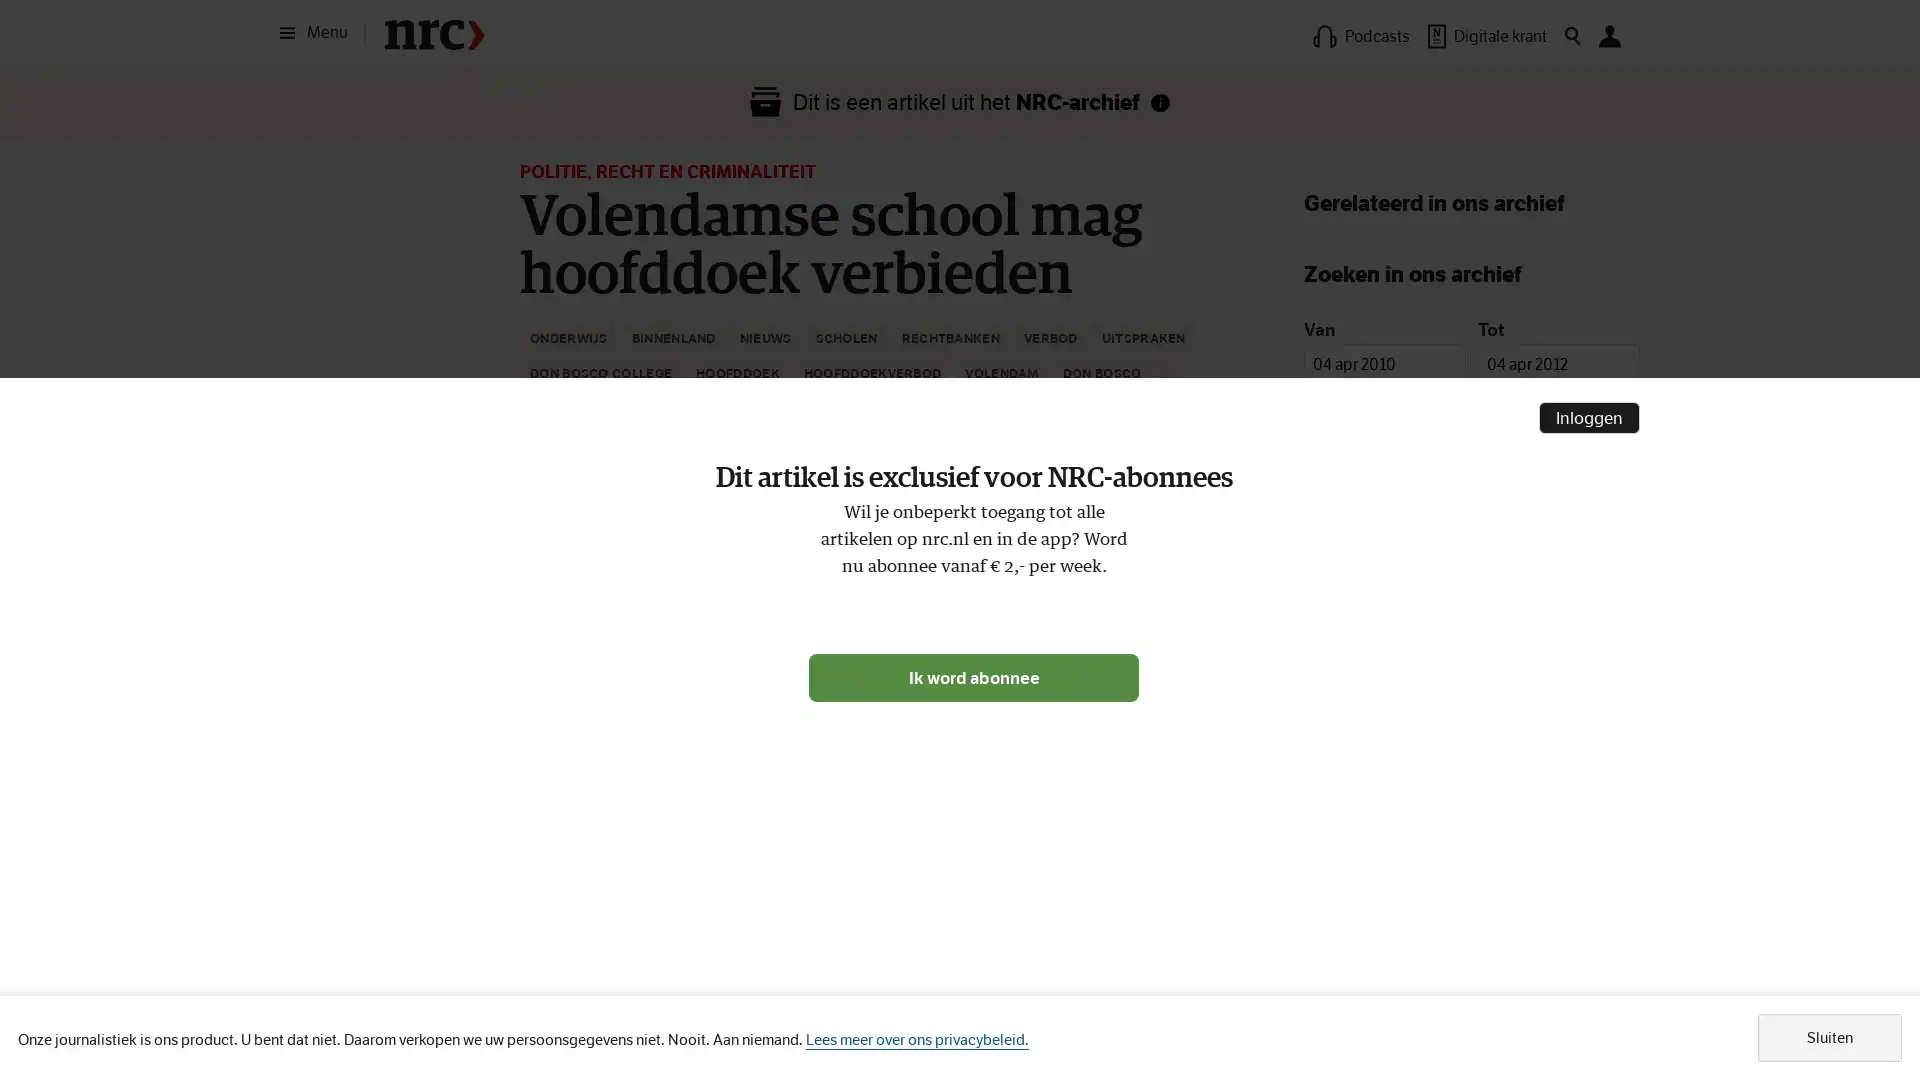 This screenshot has height=1080, width=1920. What do you see at coordinates (1609, 36) in the screenshot?
I see `Mijn NRC` at bounding box center [1609, 36].